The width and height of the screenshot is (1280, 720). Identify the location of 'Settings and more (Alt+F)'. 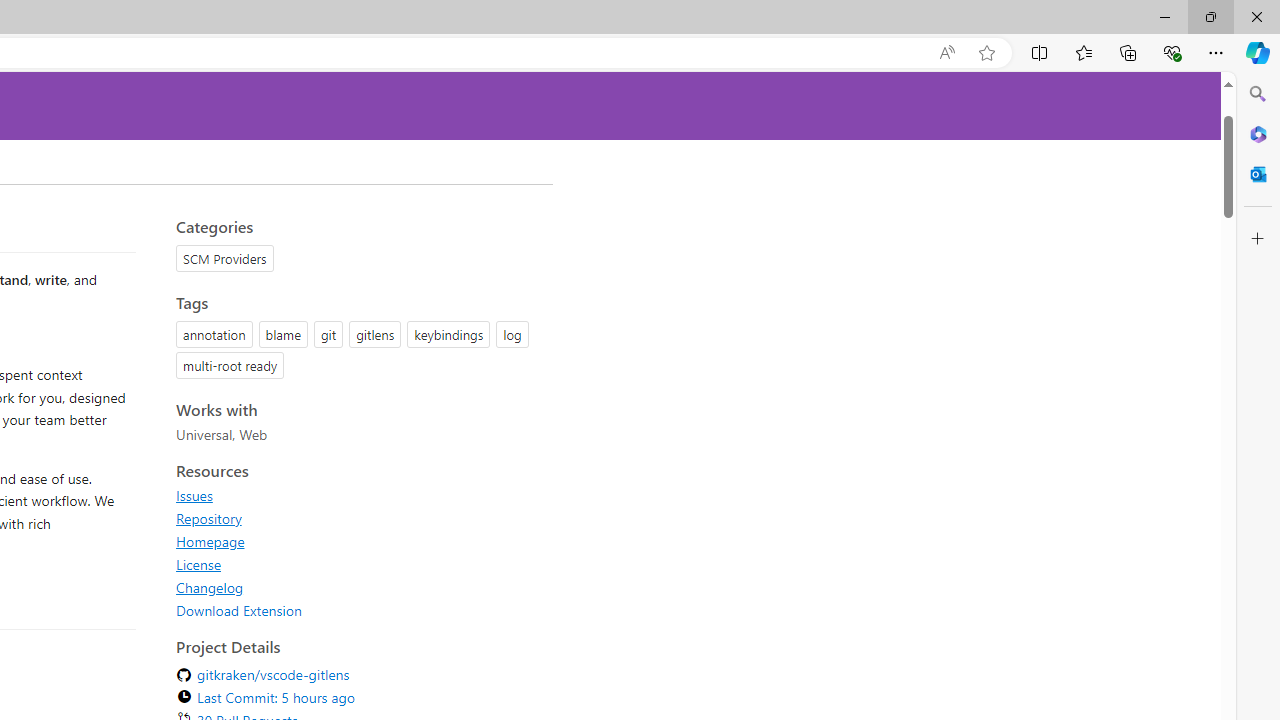
(1215, 51).